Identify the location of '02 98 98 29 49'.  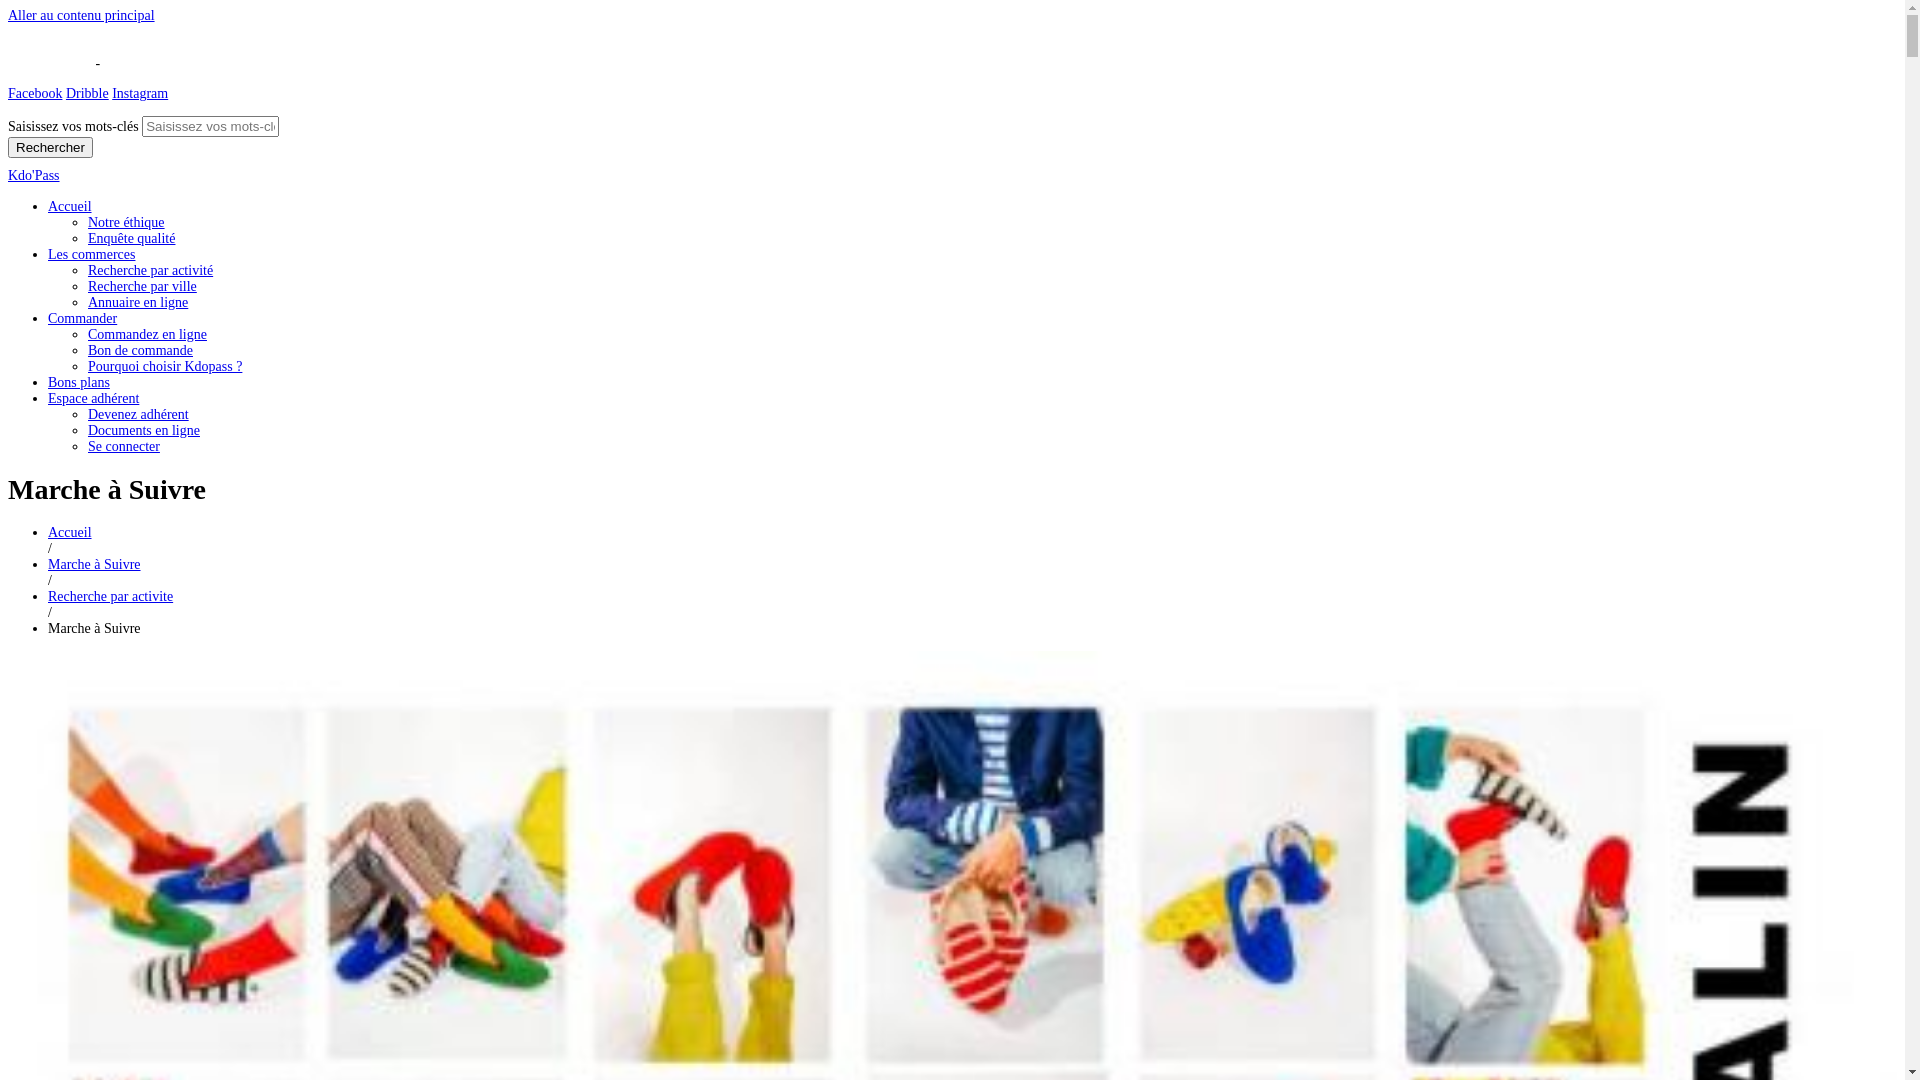
(49, 62).